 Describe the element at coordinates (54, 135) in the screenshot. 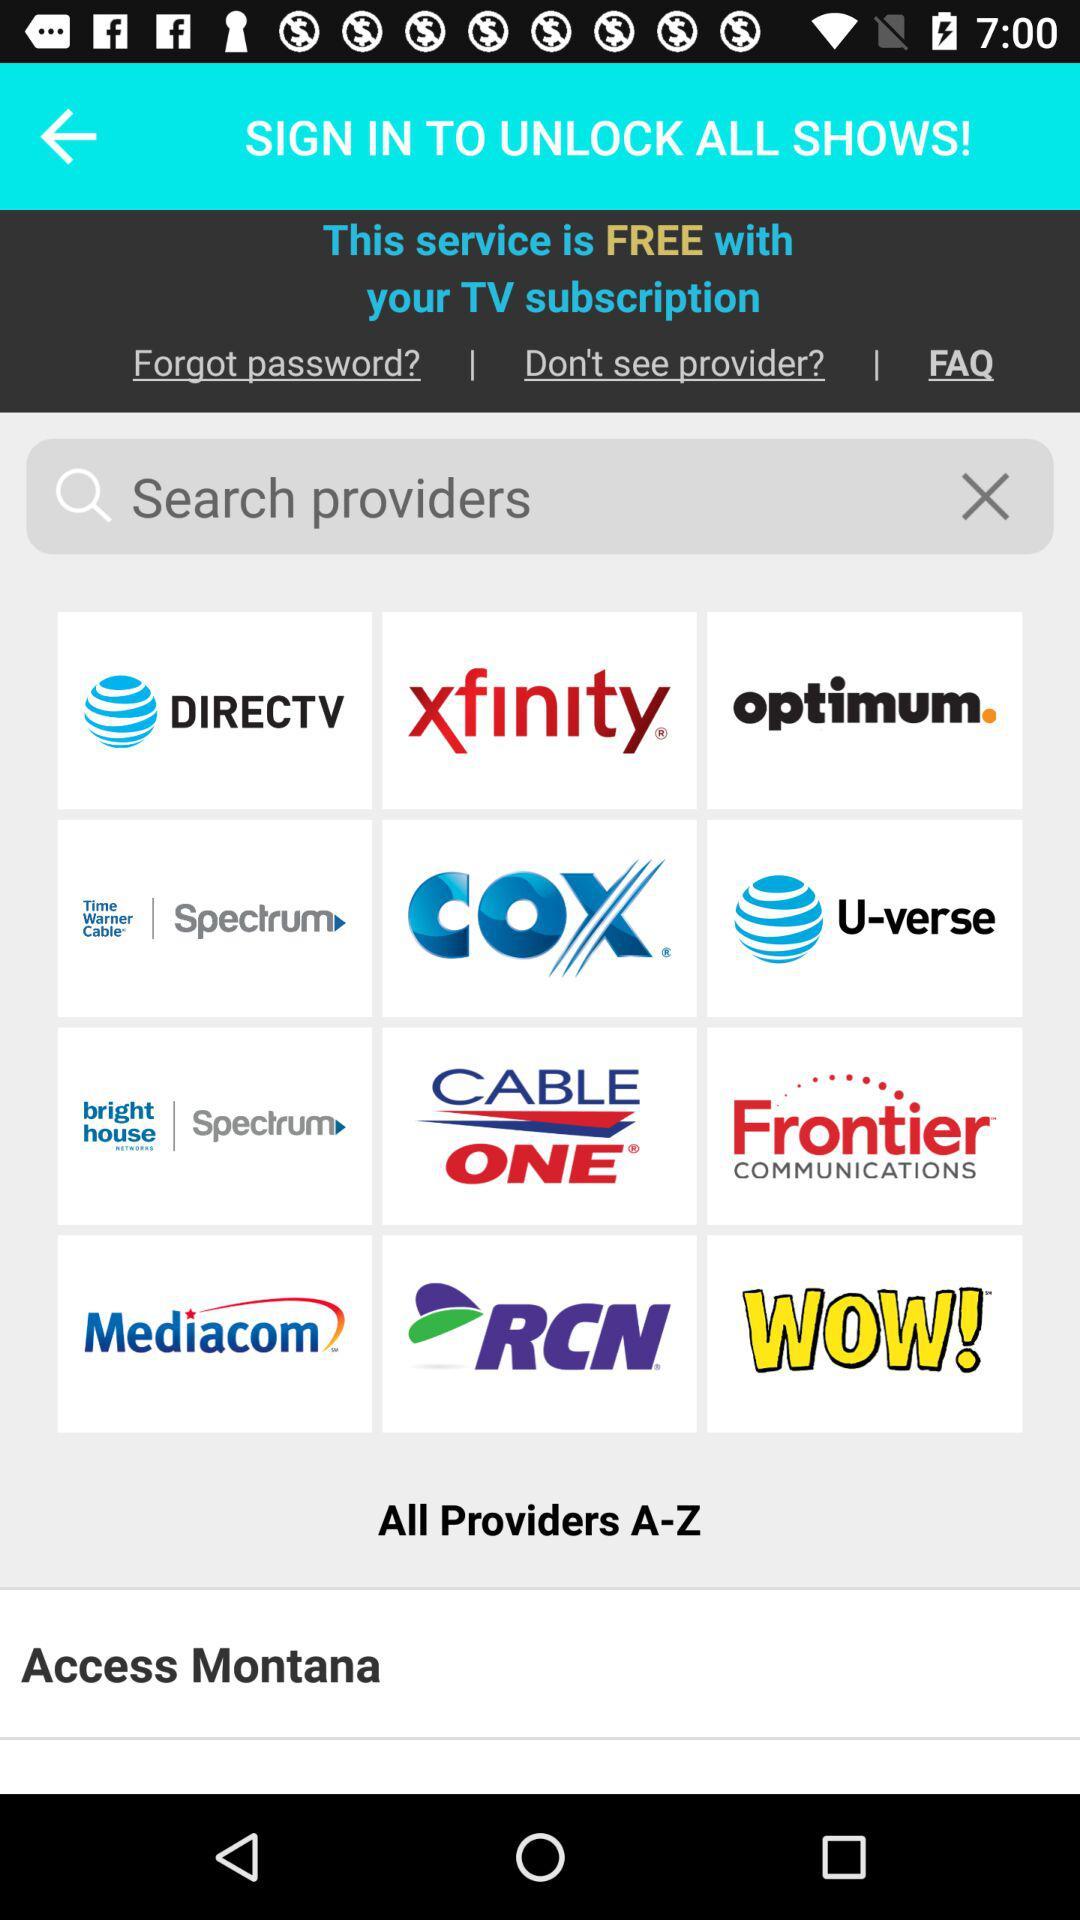

I see `the icon next to sign in to icon` at that location.